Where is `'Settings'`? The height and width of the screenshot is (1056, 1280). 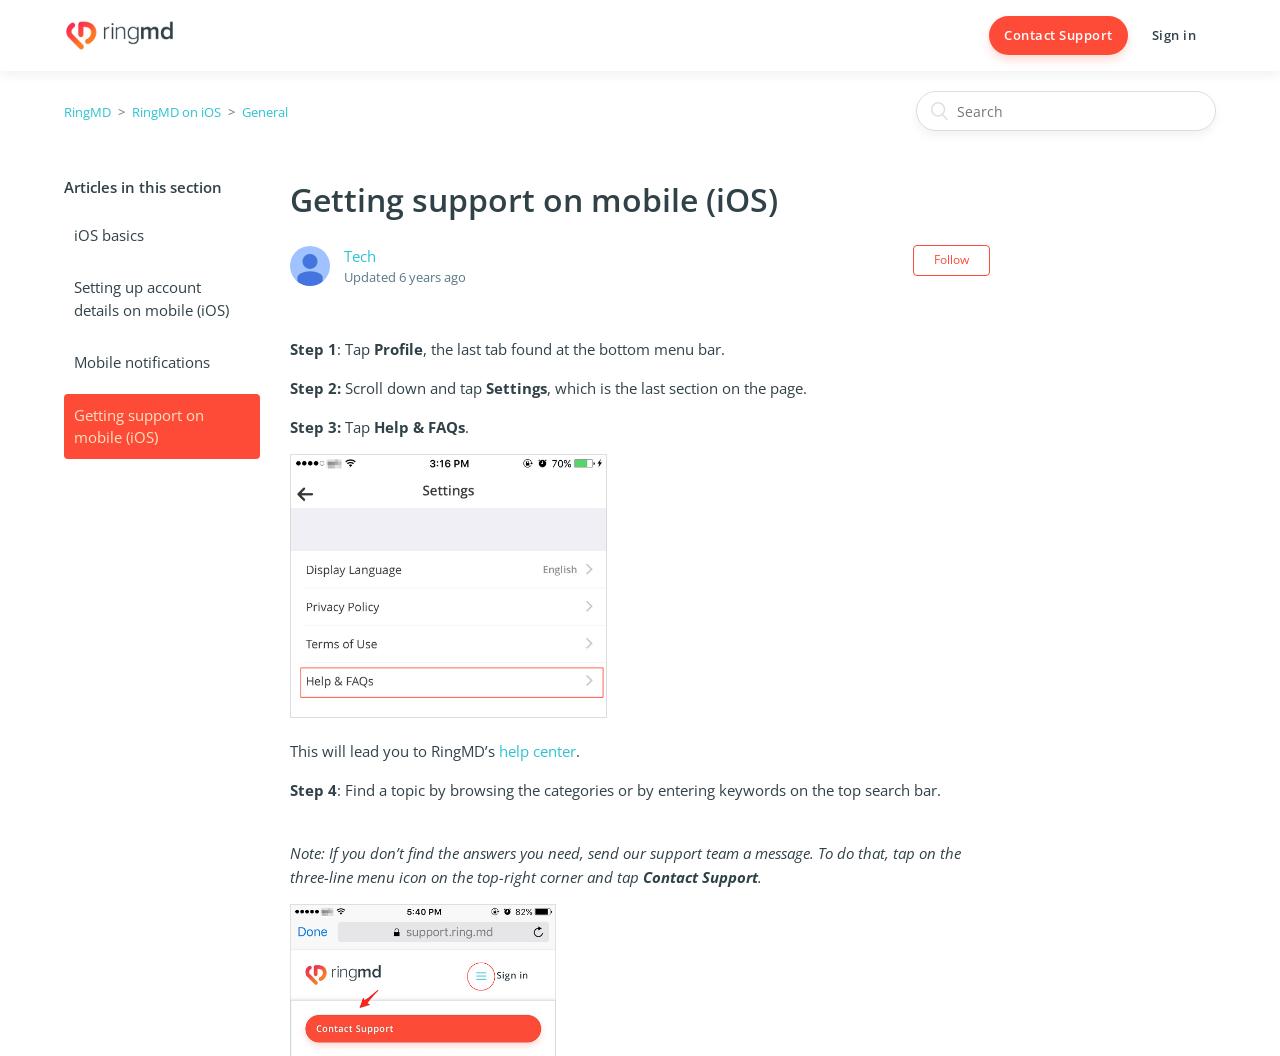 'Settings' is located at coordinates (515, 386).